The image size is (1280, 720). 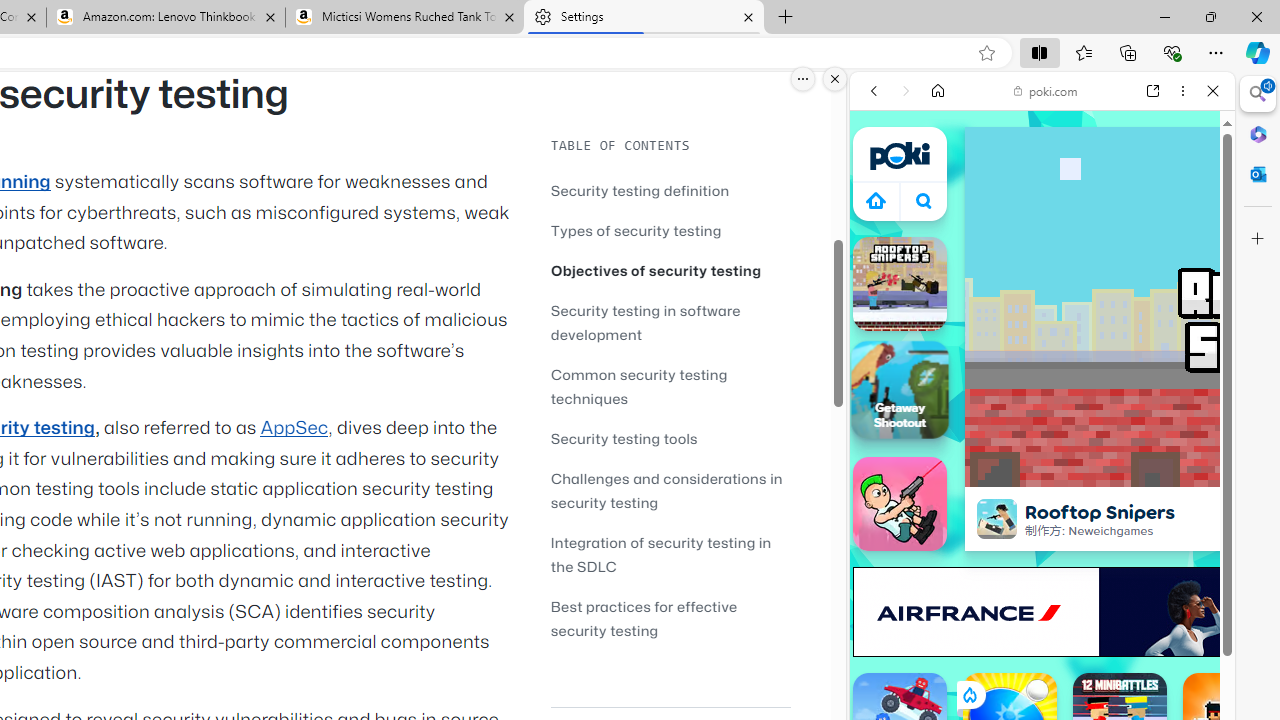 What do you see at coordinates (645, 321) in the screenshot?
I see `'Security testing in software development'` at bounding box center [645, 321].